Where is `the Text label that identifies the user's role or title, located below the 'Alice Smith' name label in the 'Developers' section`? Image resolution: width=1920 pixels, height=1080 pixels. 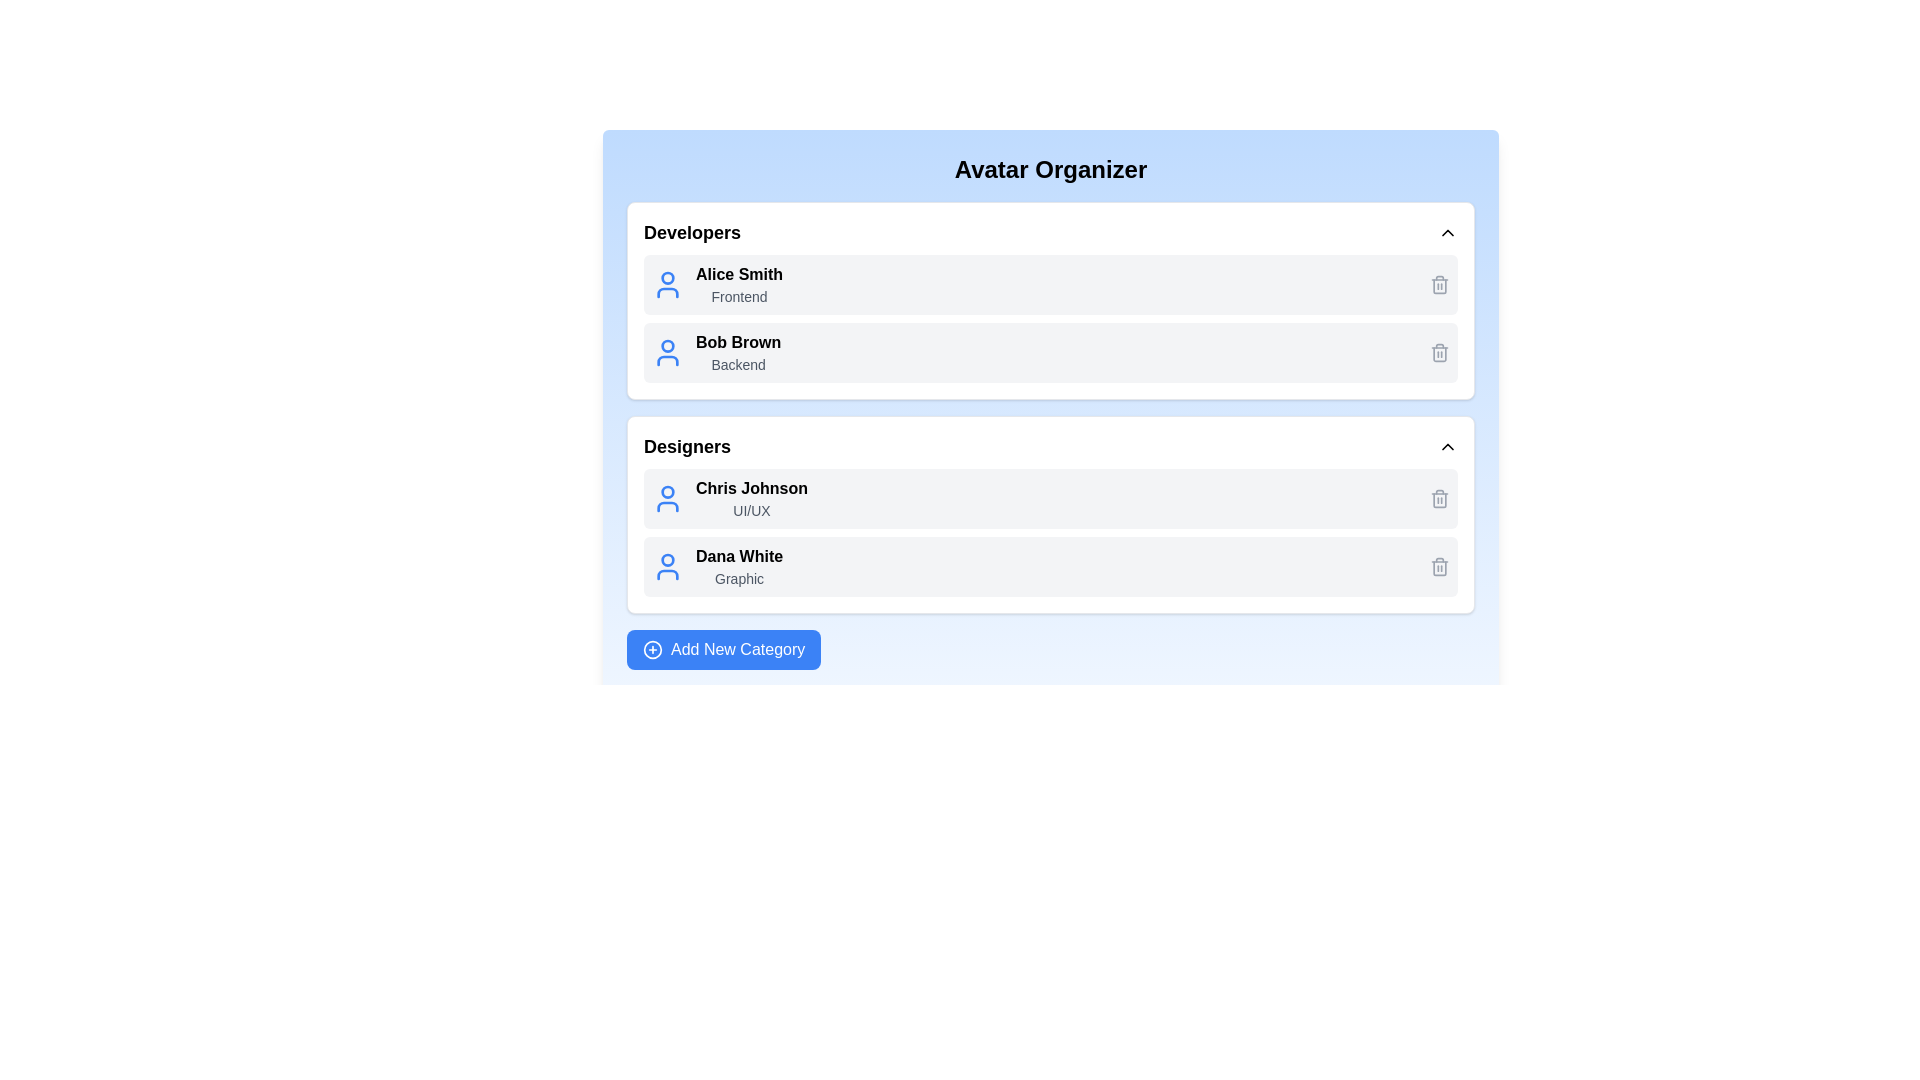 the Text label that identifies the user's role or title, located below the 'Alice Smith' name label in the 'Developers' section is located at coordinates (738, 297).